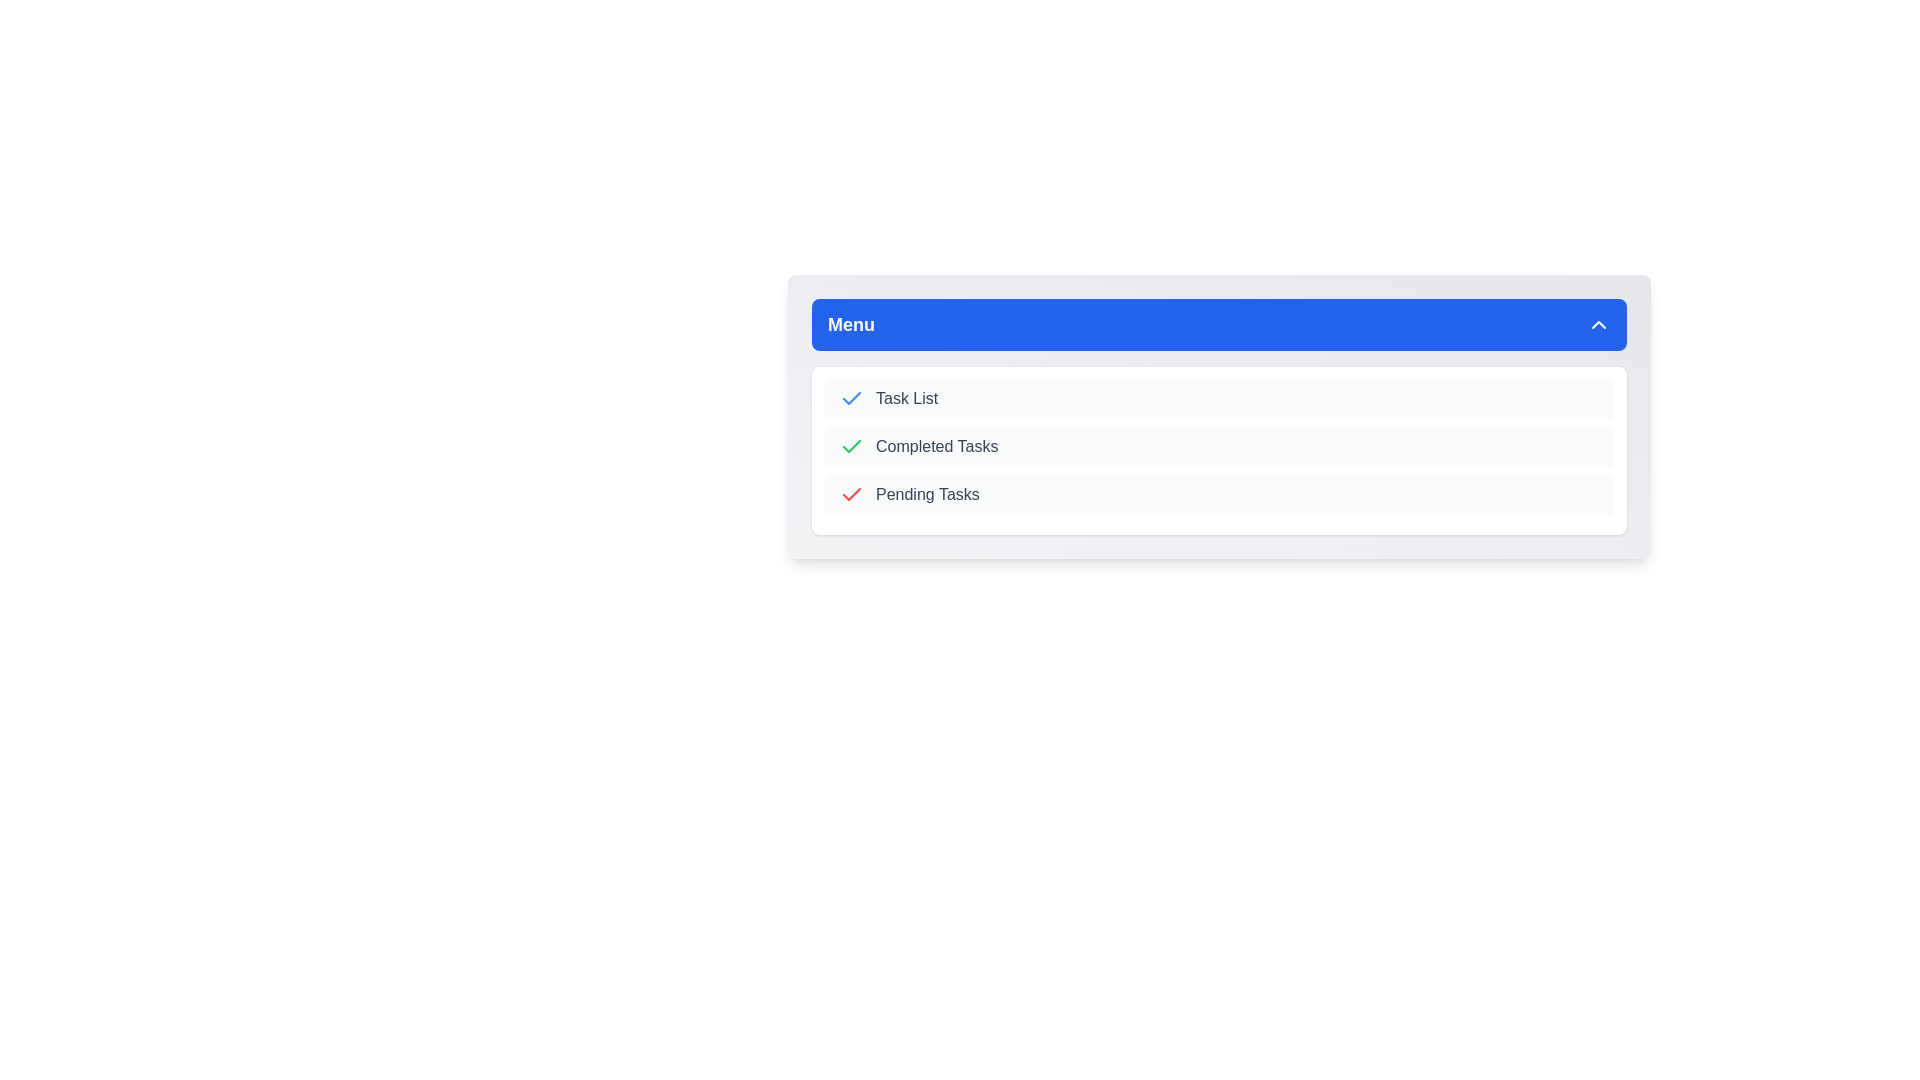 The width and height of the screenshot is (1920, 1080). I want to click on the green checkmark icon located to the left of the 'Completed Tasks' label in the menu list, so click(851, 446).